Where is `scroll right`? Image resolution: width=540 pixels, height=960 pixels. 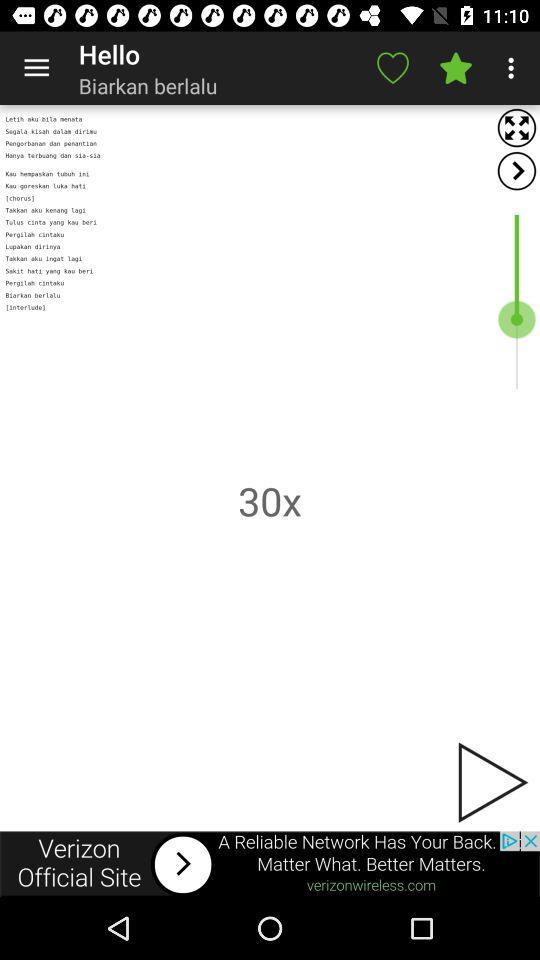
scroll right is located at coordinates (516, 170).